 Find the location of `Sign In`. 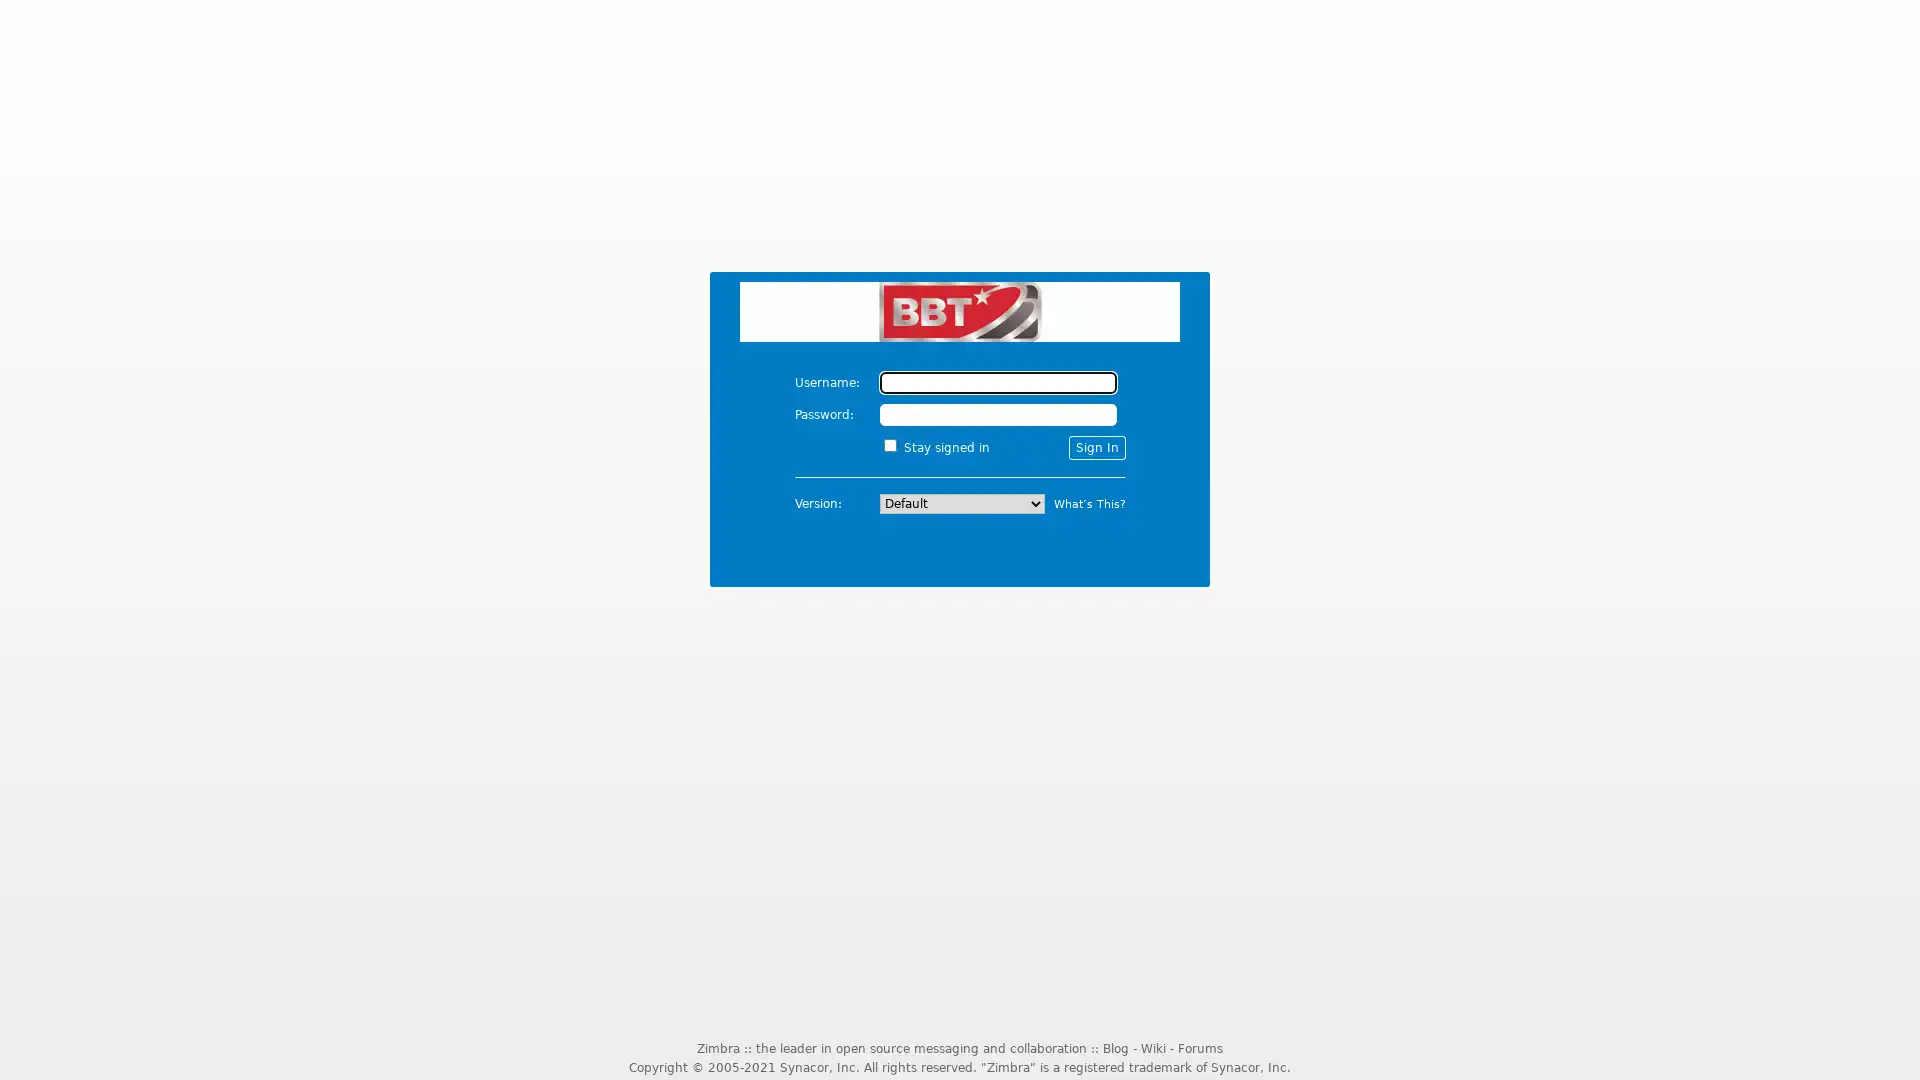

Sign In is located at coordinates (1095, 446).